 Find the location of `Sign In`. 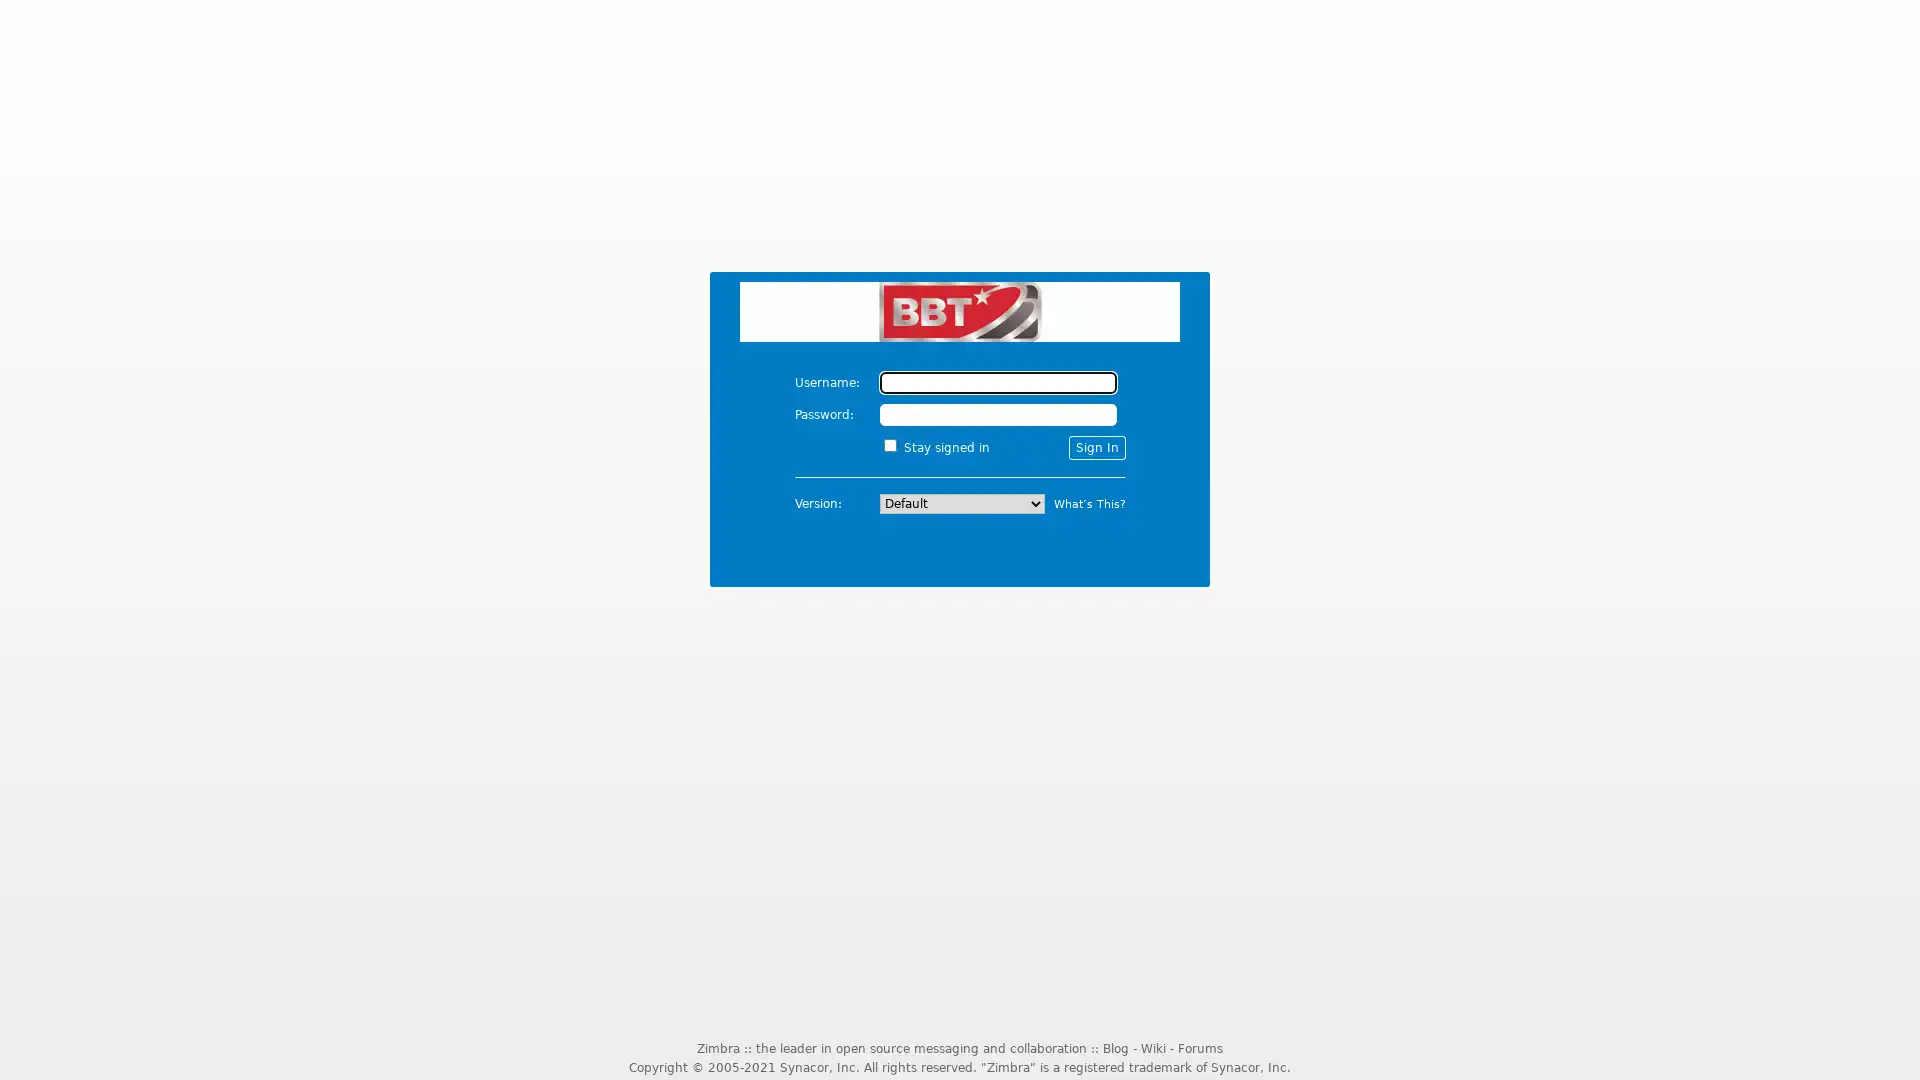

Sign In is located at coordinates (1095, 446).